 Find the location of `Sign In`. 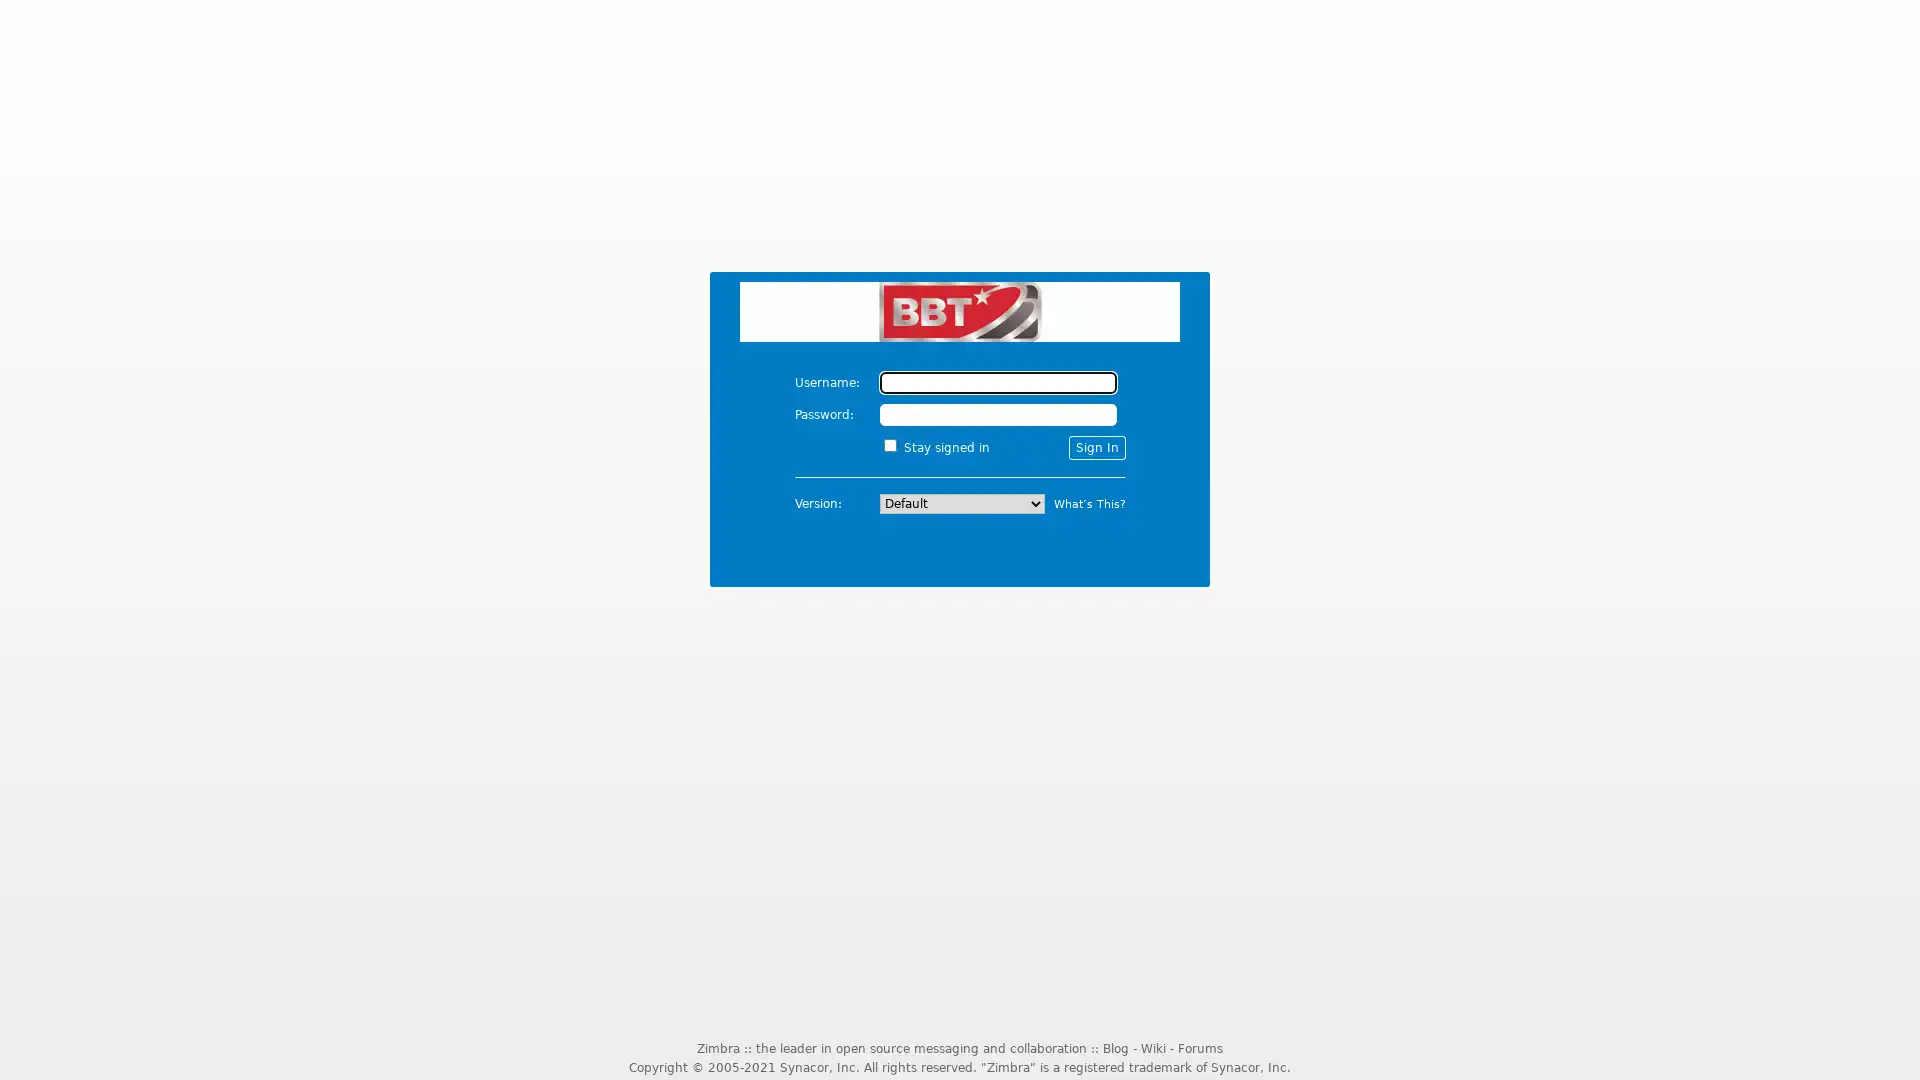

Sign In is located at coordinates (1095, 446).